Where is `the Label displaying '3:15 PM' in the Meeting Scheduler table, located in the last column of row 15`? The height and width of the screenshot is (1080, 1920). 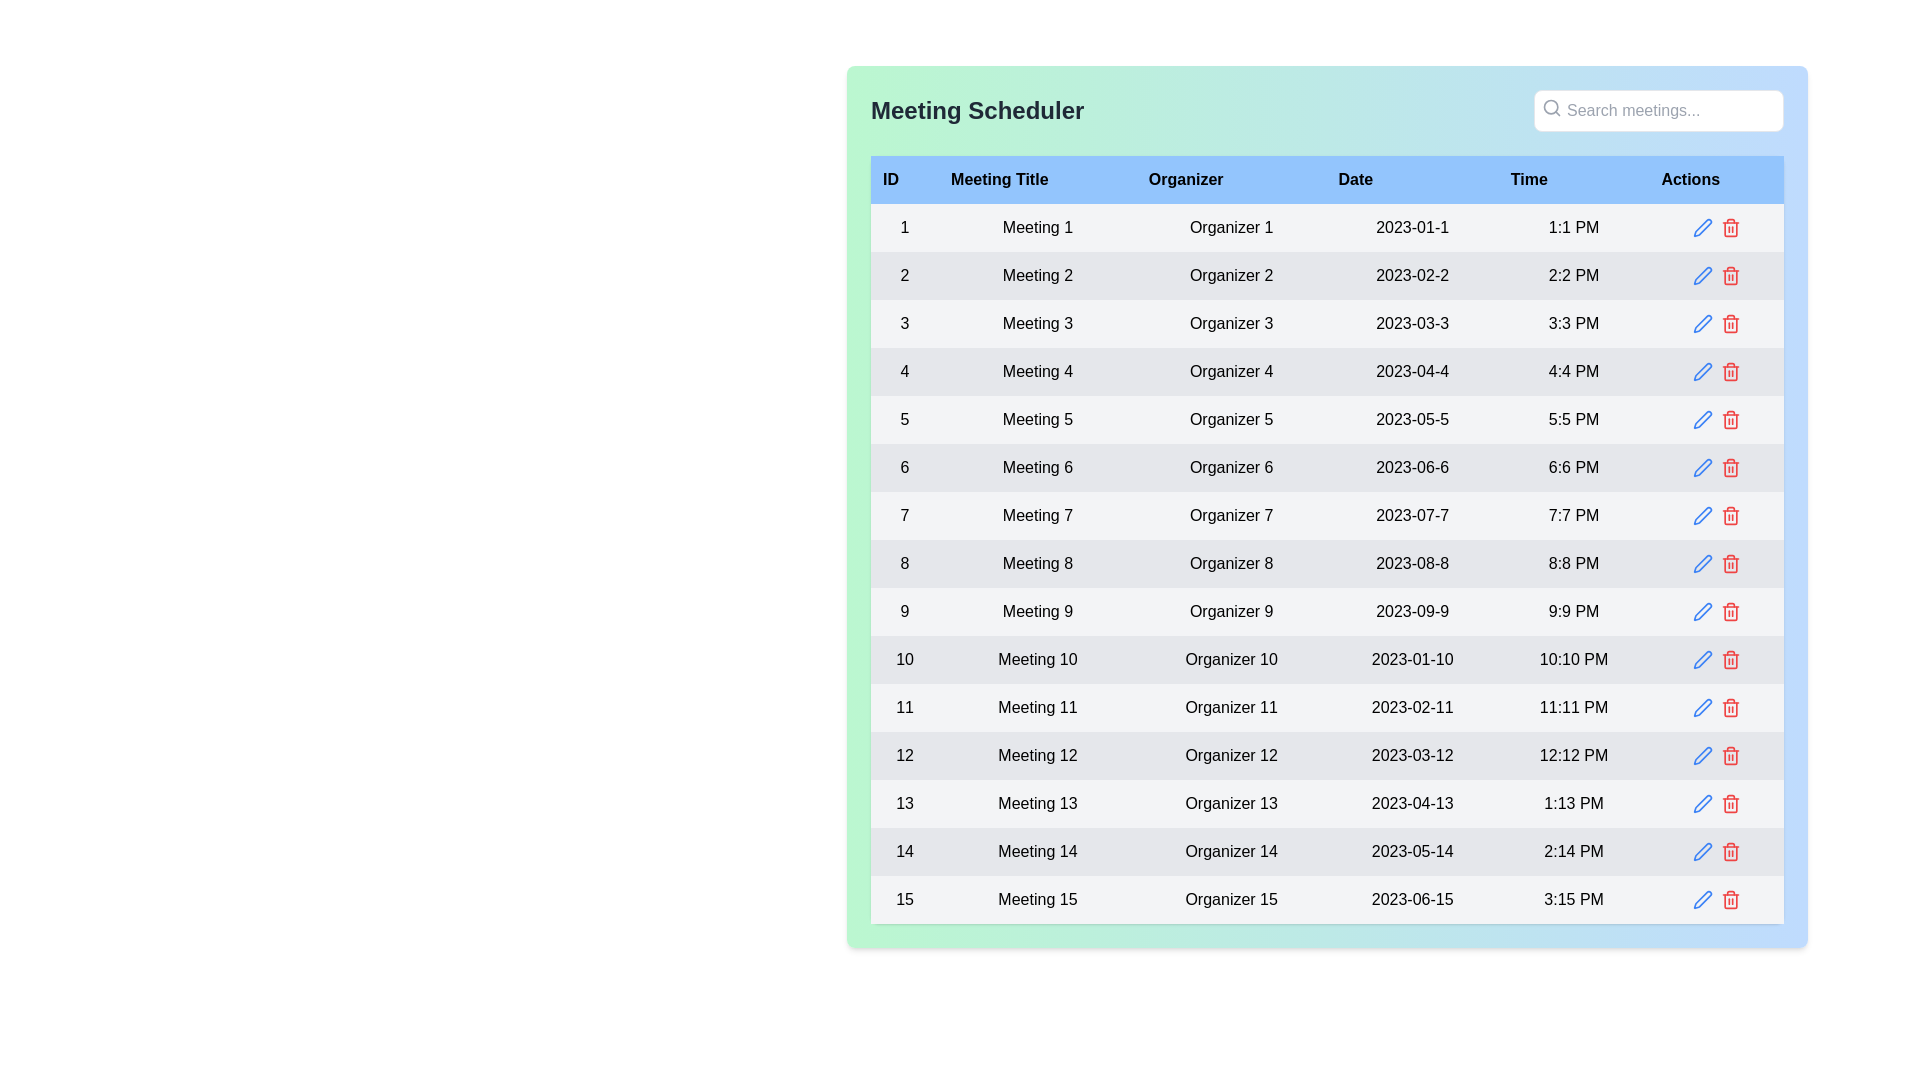
the Label displaying '3:15 PM' in the Meeting Scheduler table, located in the last column of row 15 is located at coordinates (1573, 898).